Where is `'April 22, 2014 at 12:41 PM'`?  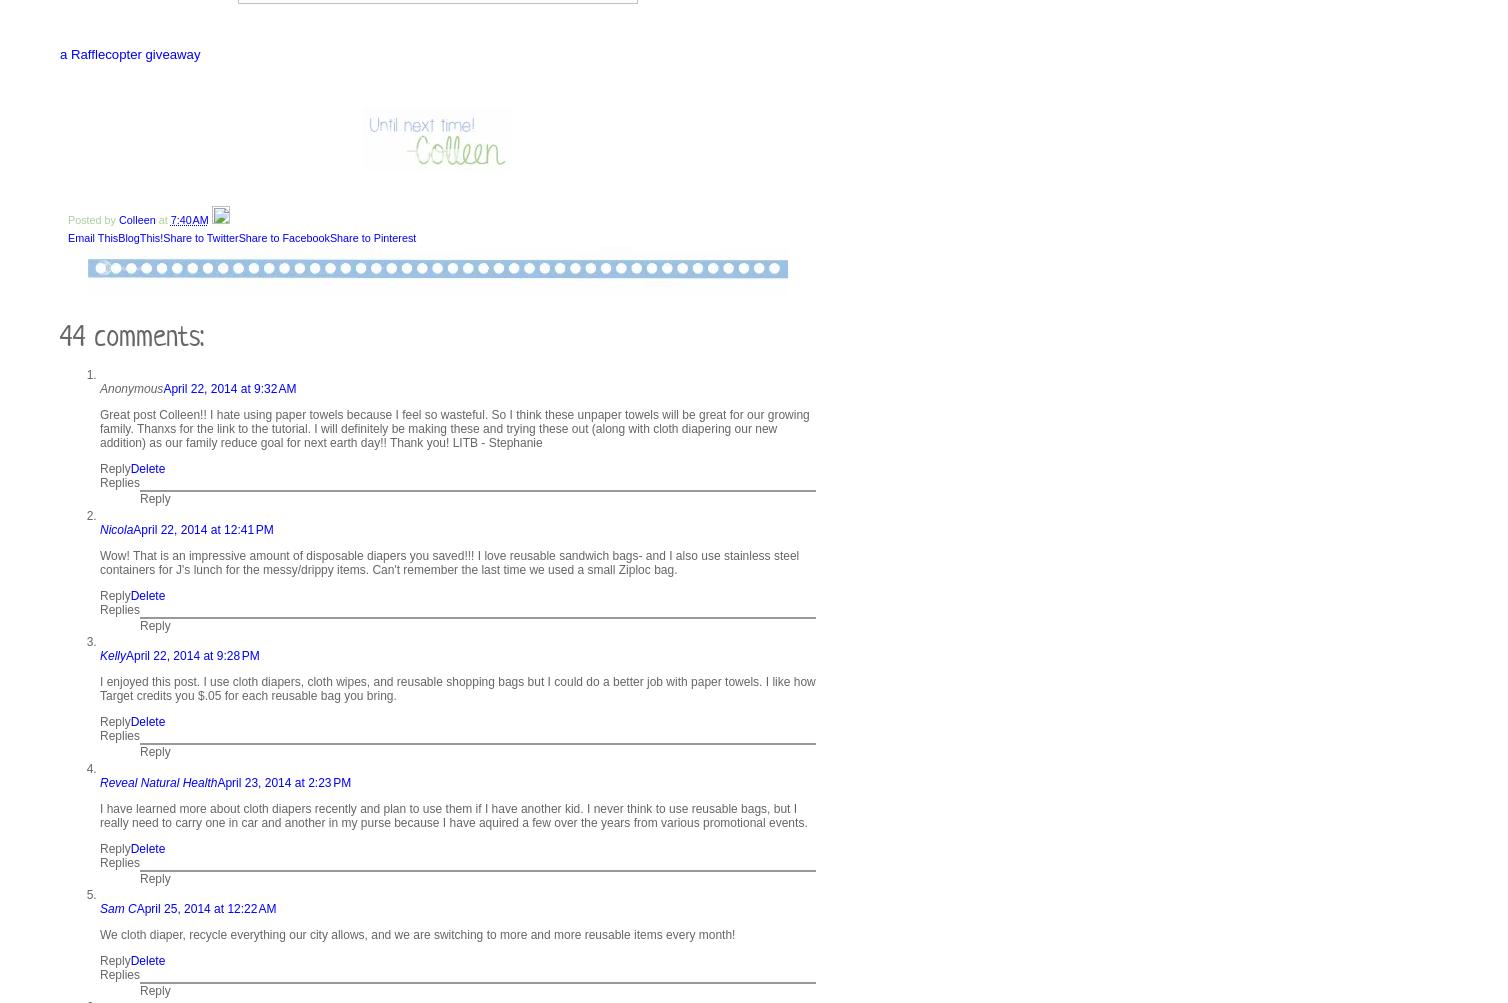
'April 22, 2014 at 12:41 PM' is located at coordinates (133, 527).